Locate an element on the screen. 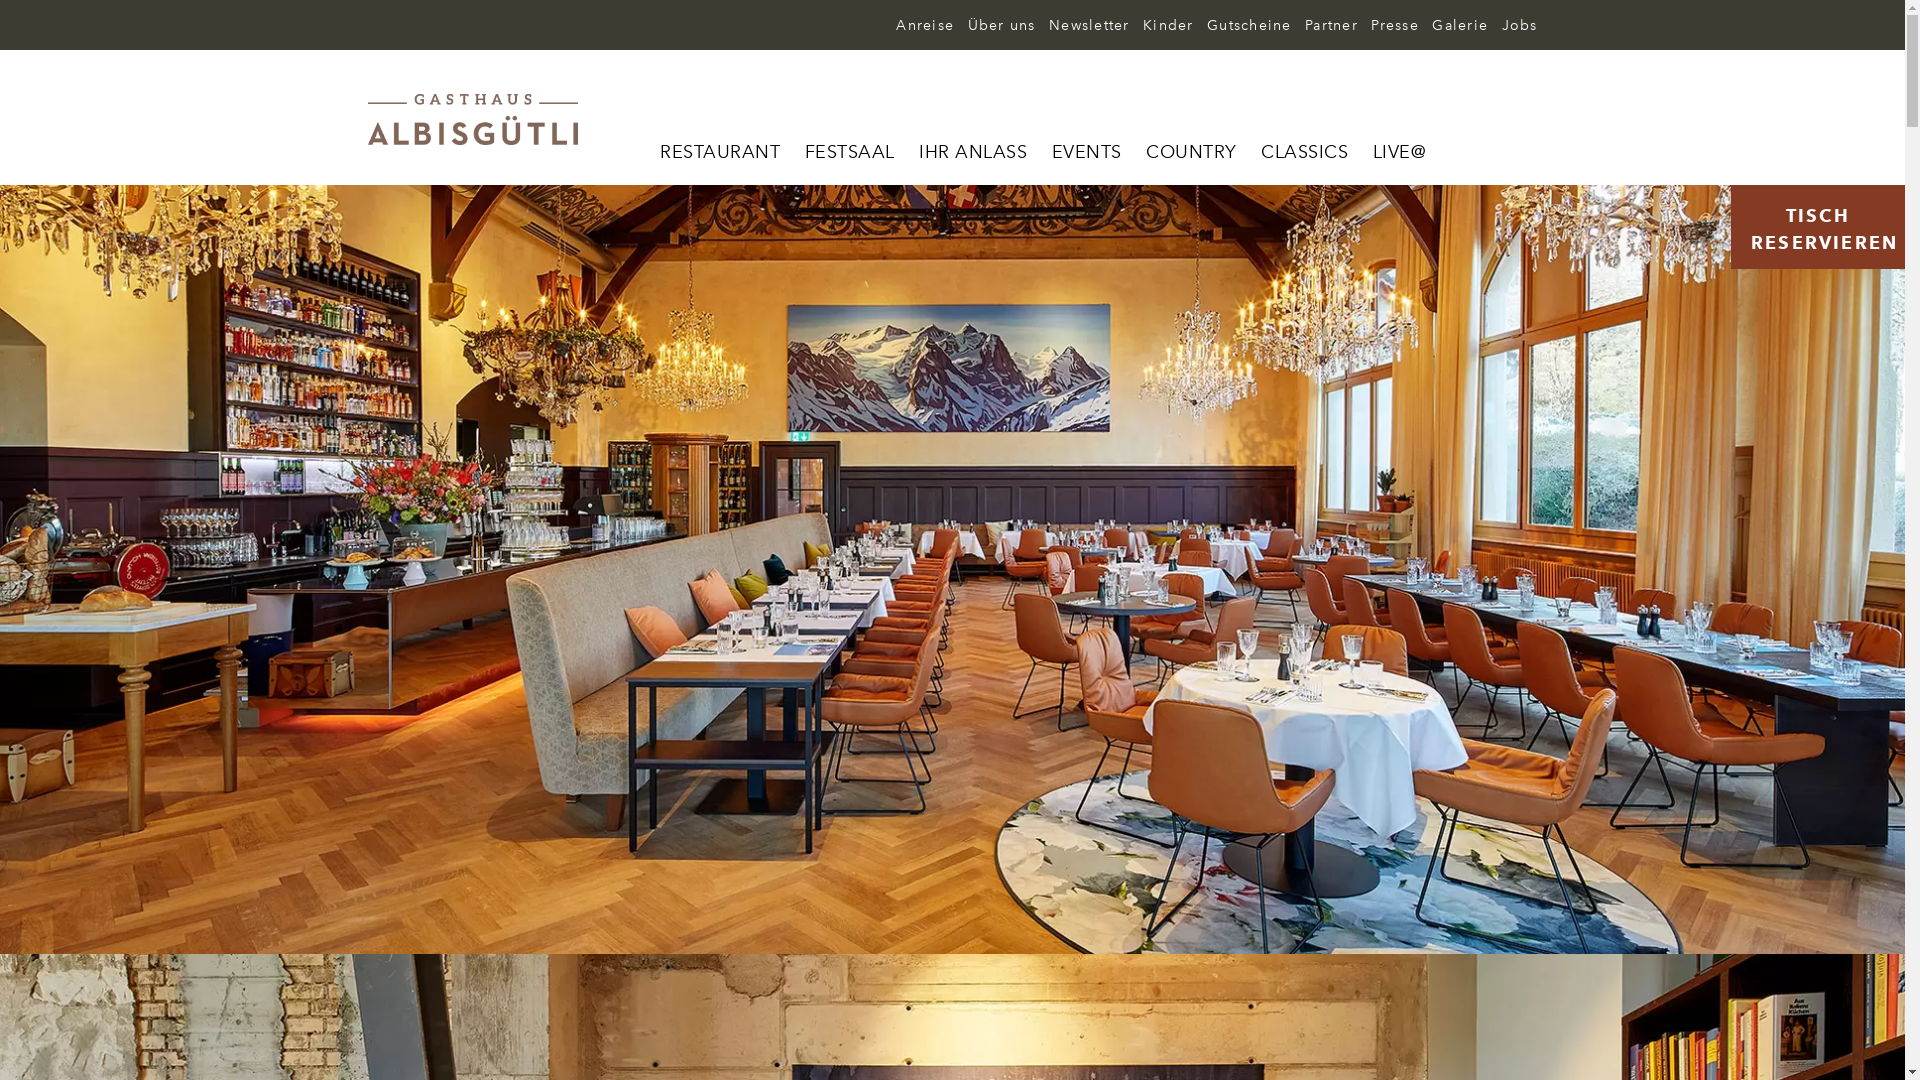 This screenshot has width=1920, height=1080. 'Jobs' is located at coordinates (1514, 26).